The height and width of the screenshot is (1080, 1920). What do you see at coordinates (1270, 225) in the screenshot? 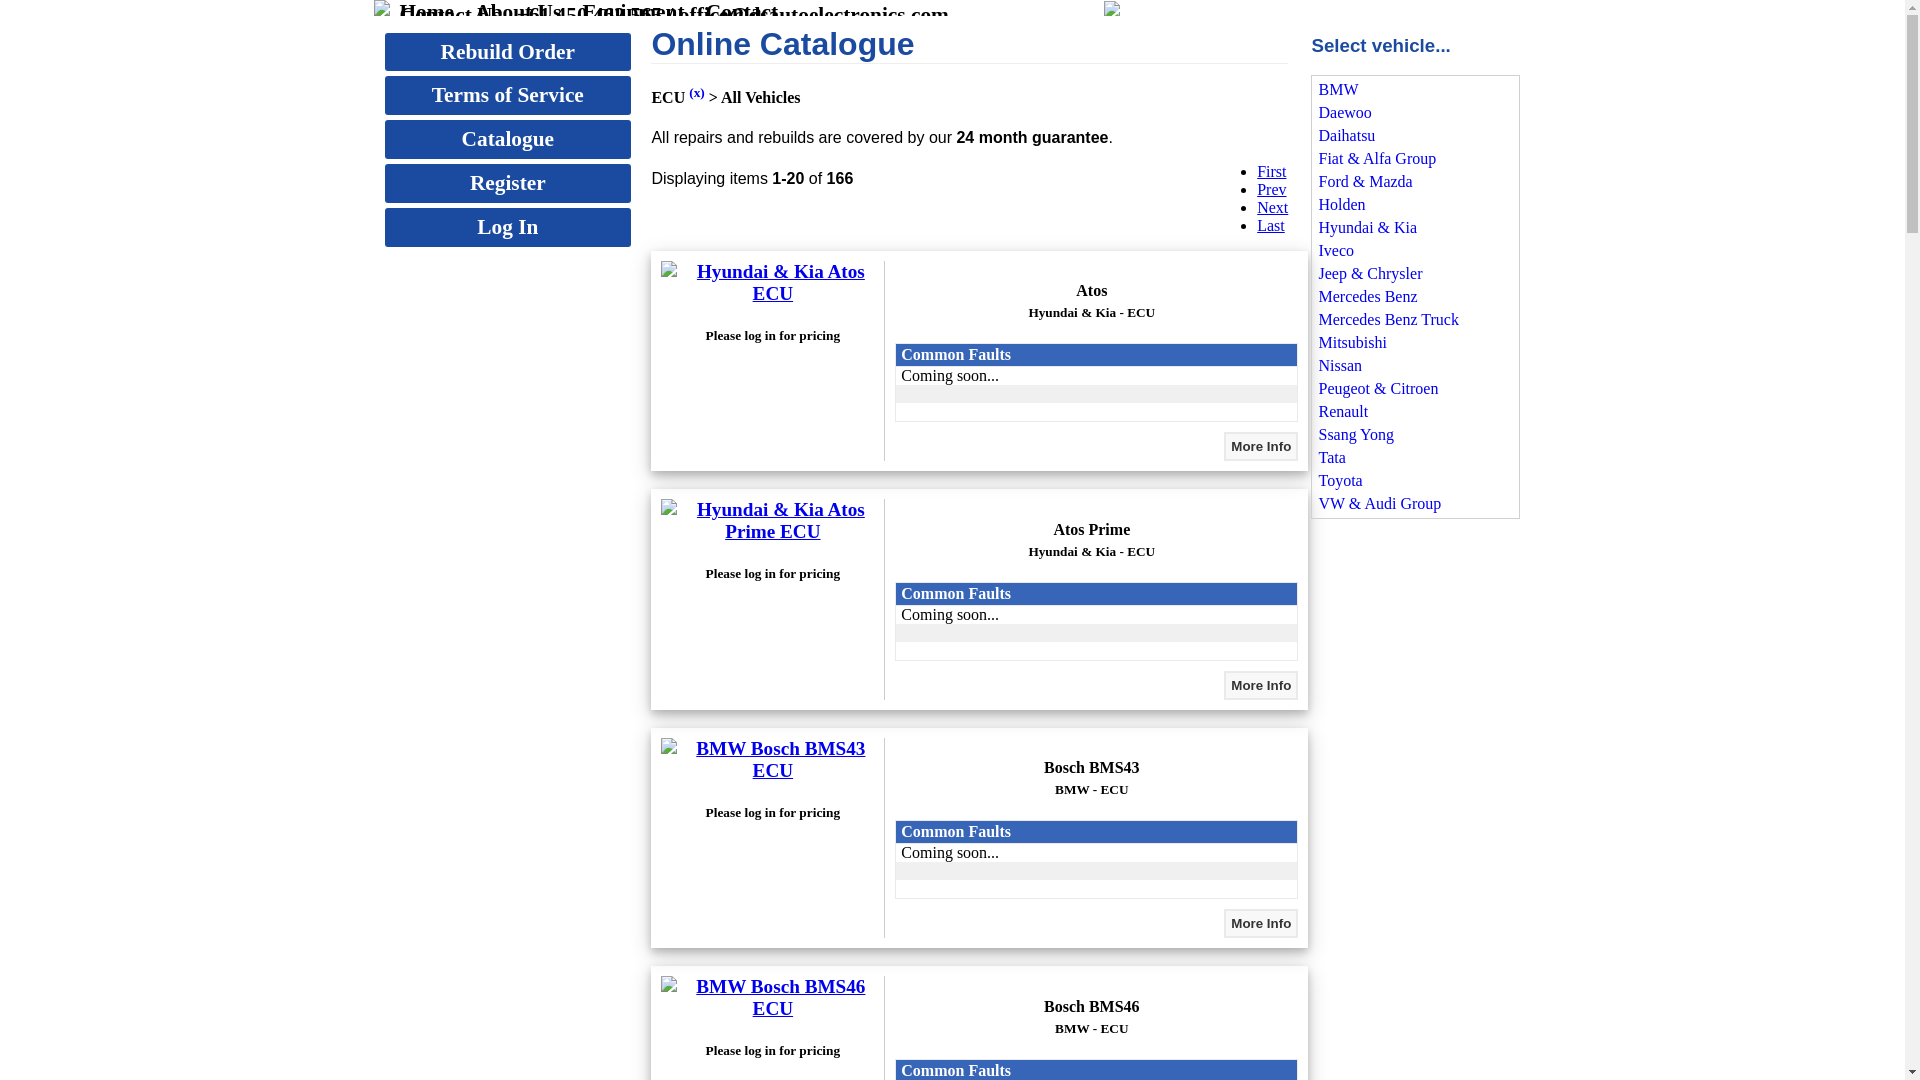
I see `'Last'` at bounding box center [1270, 225].